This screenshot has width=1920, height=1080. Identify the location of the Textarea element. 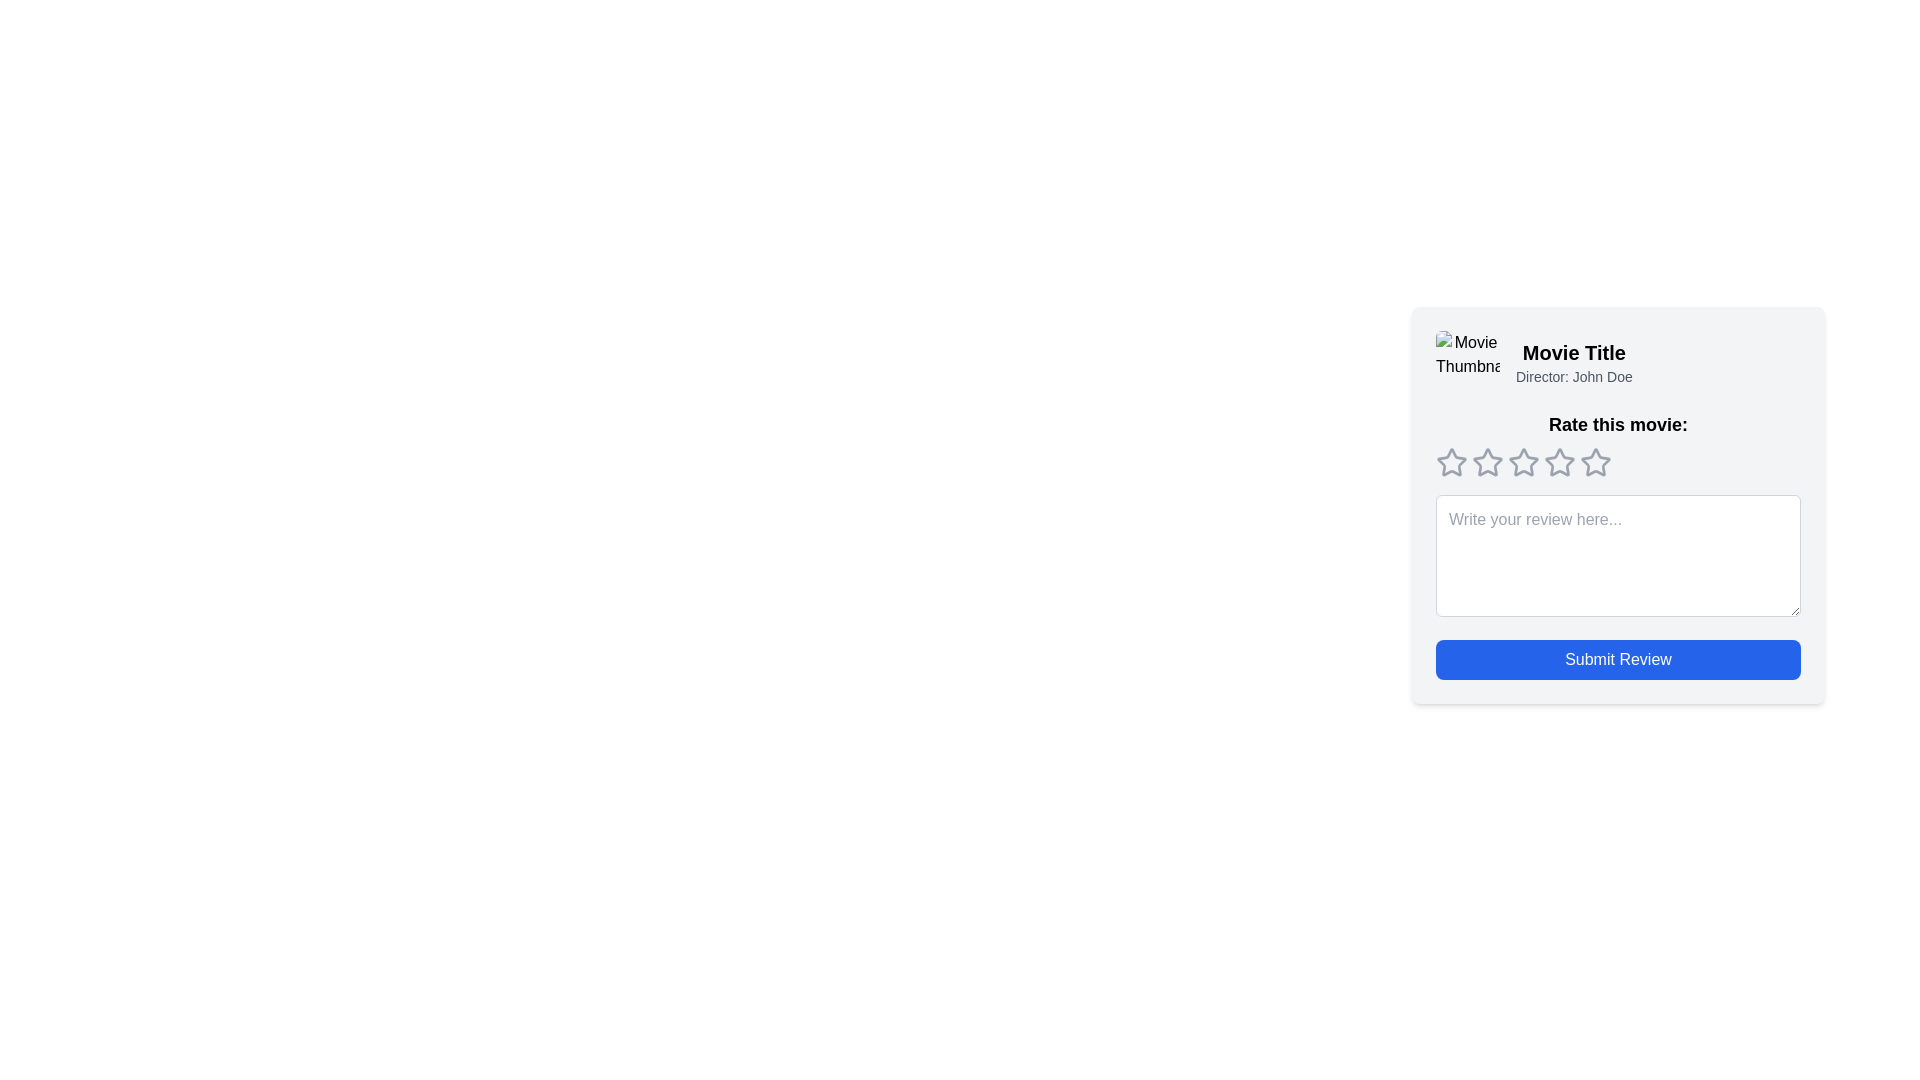
(1618, 555).